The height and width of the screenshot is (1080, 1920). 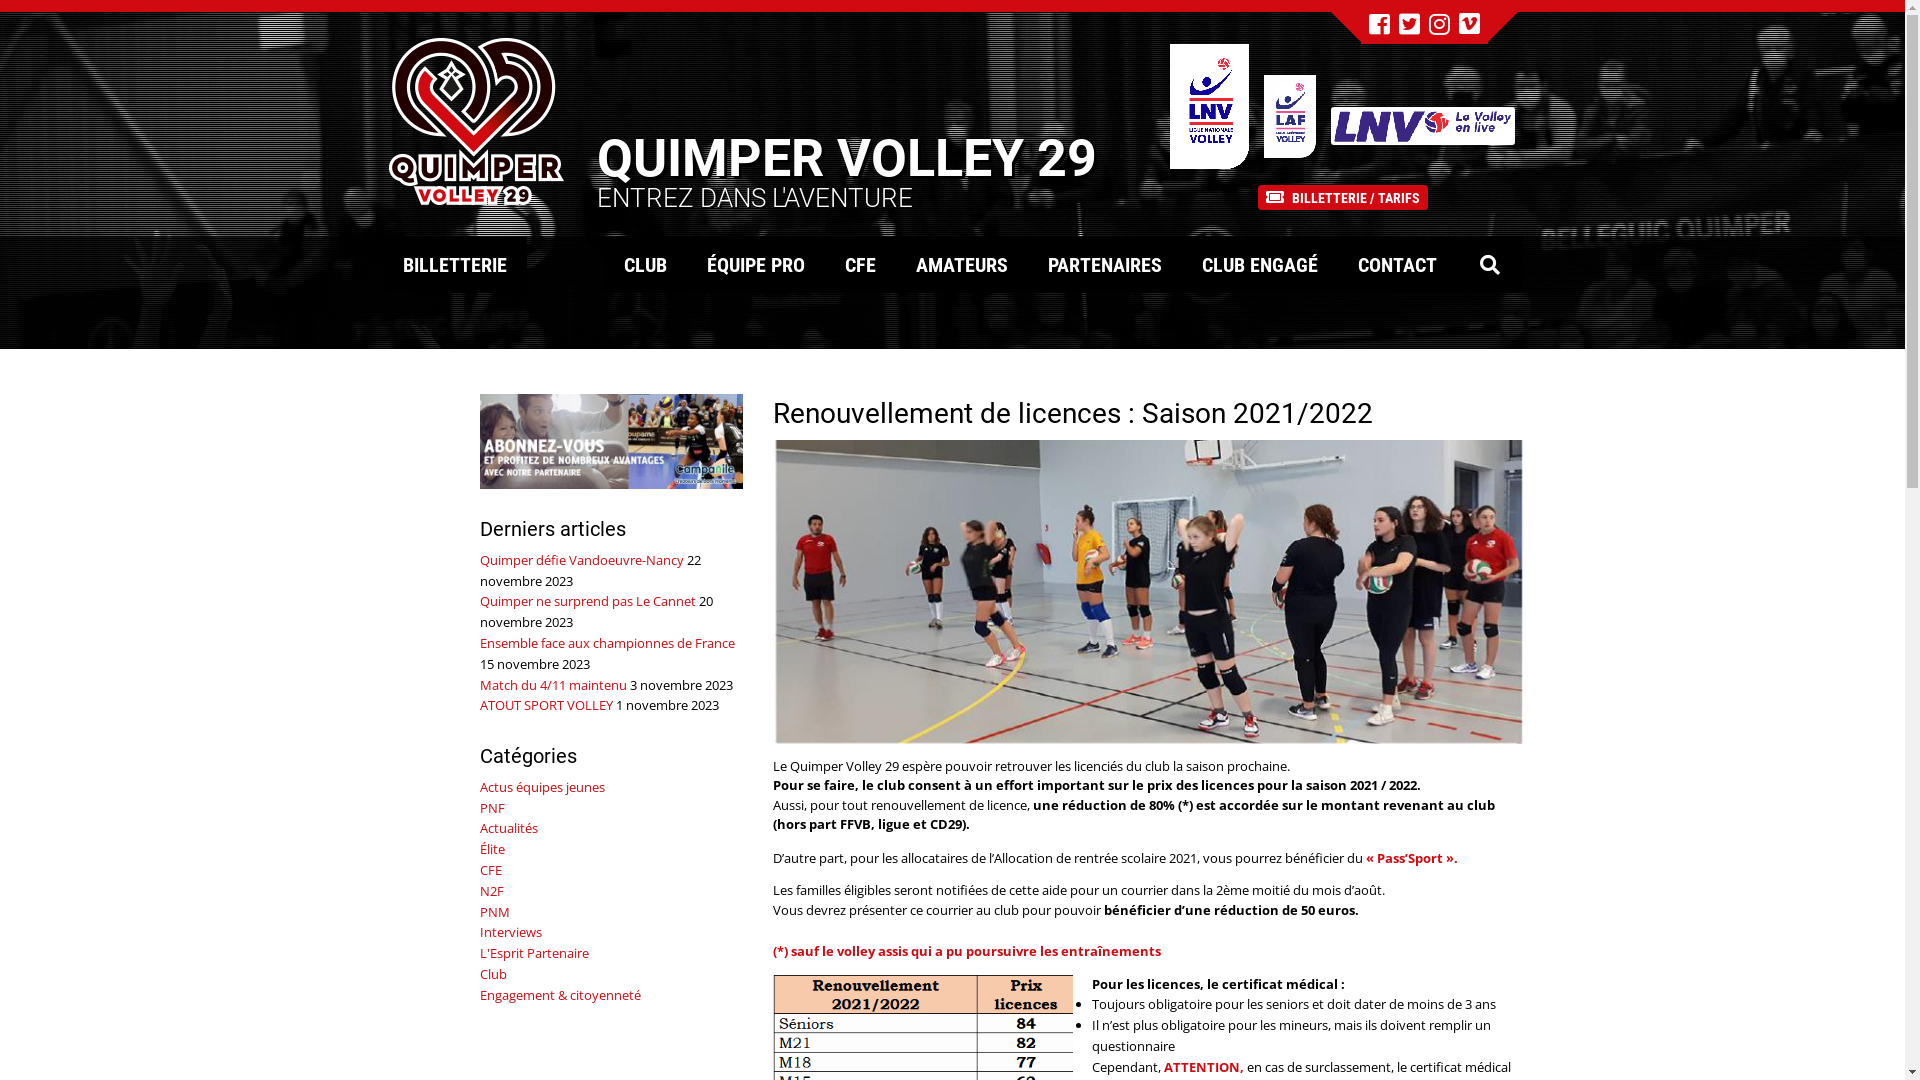 I want to click on 'L'Esprit Partenaire', so click(x=534, y=951).